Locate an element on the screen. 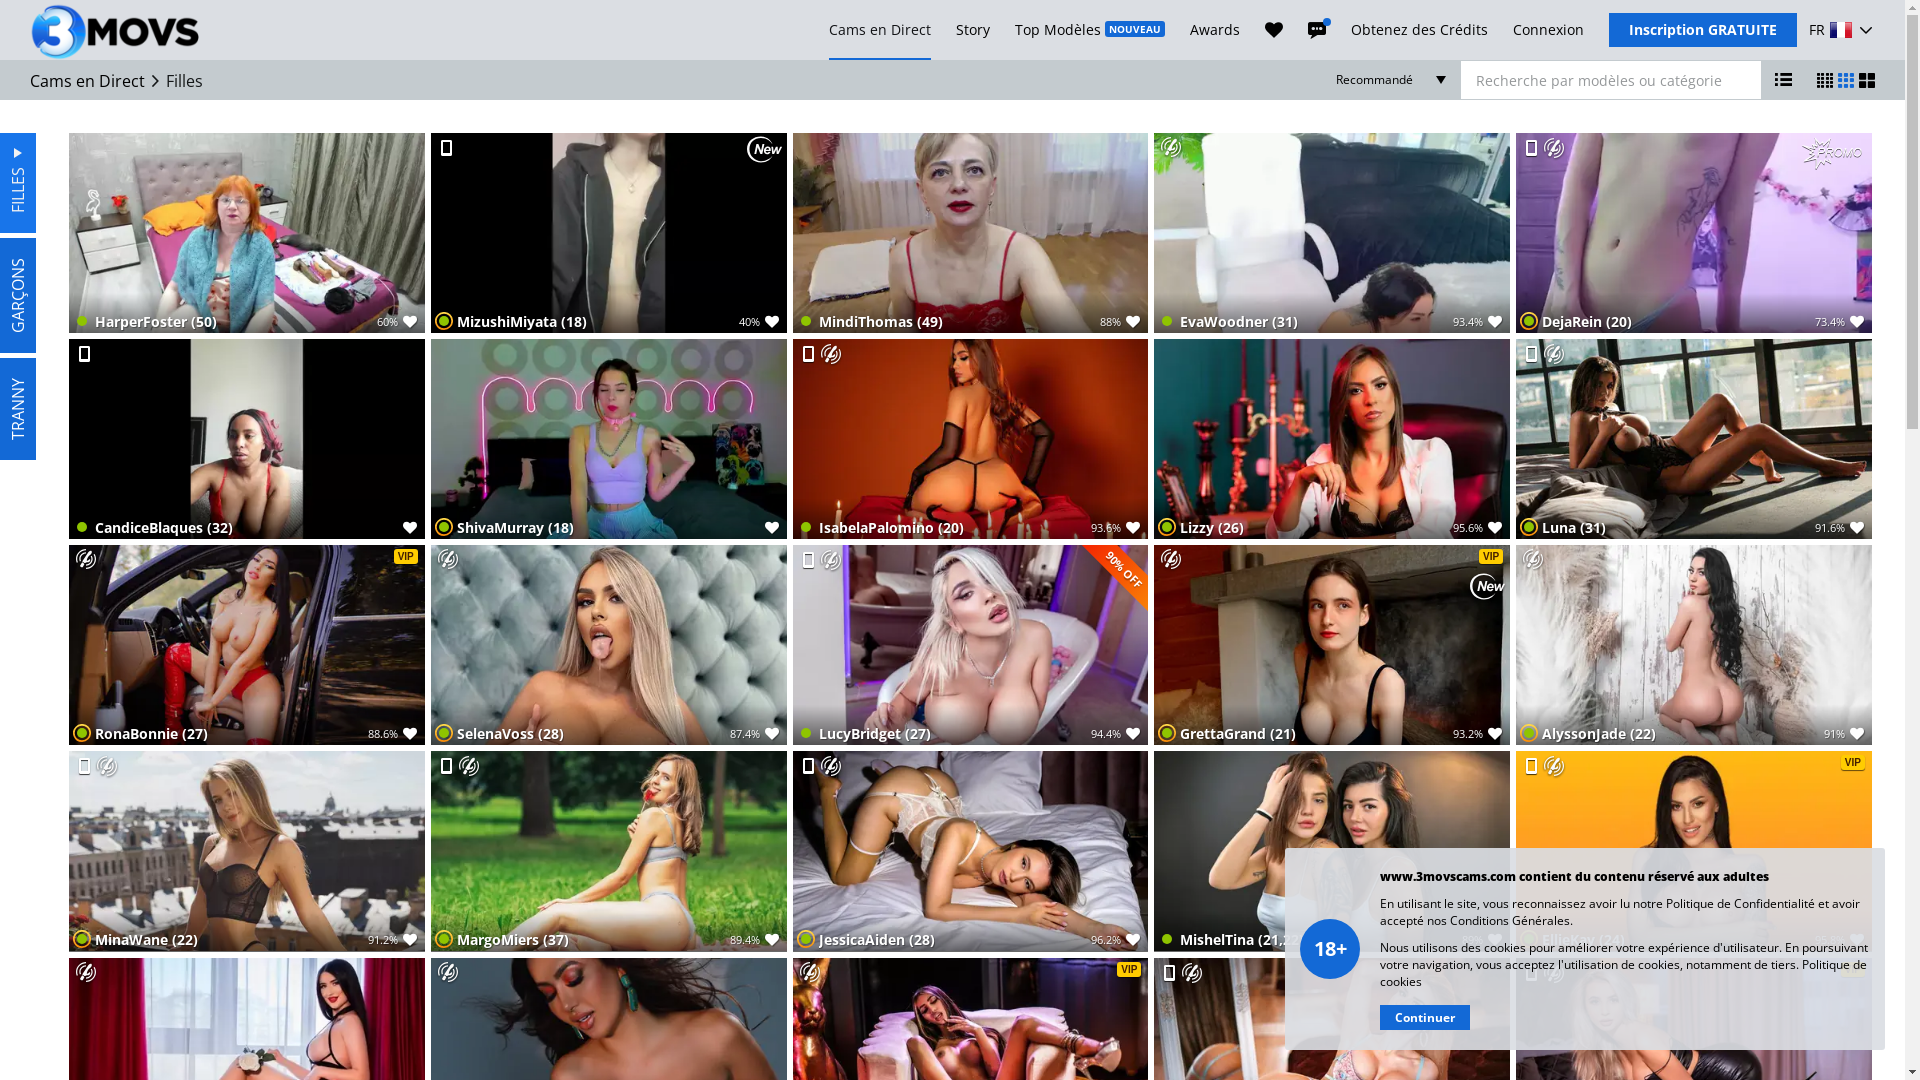 The height and width of the screenshot is (1080, 1920). 'Mobile En Direct' is located at coordinates (800, 559).